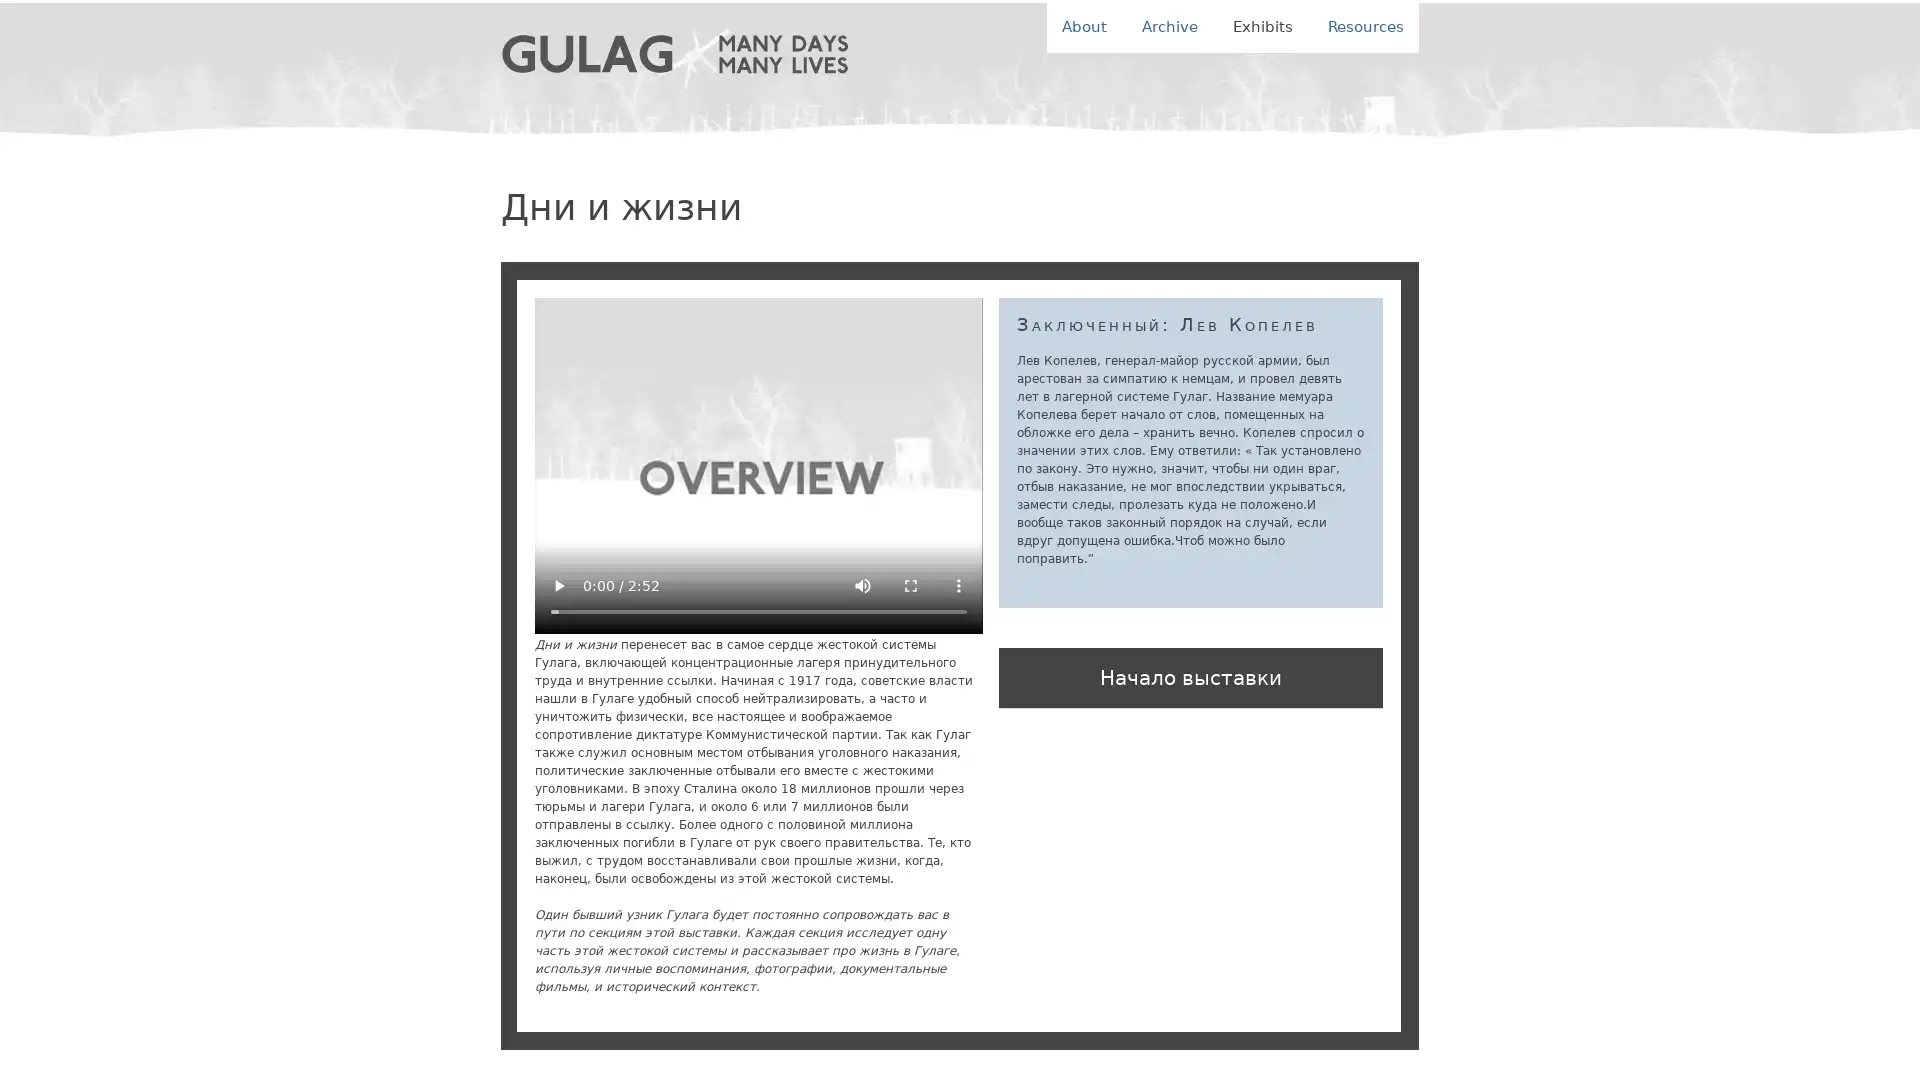 This screenshot has width=1920, height=1080. I want to click on show more media controls, so click(958, 585).